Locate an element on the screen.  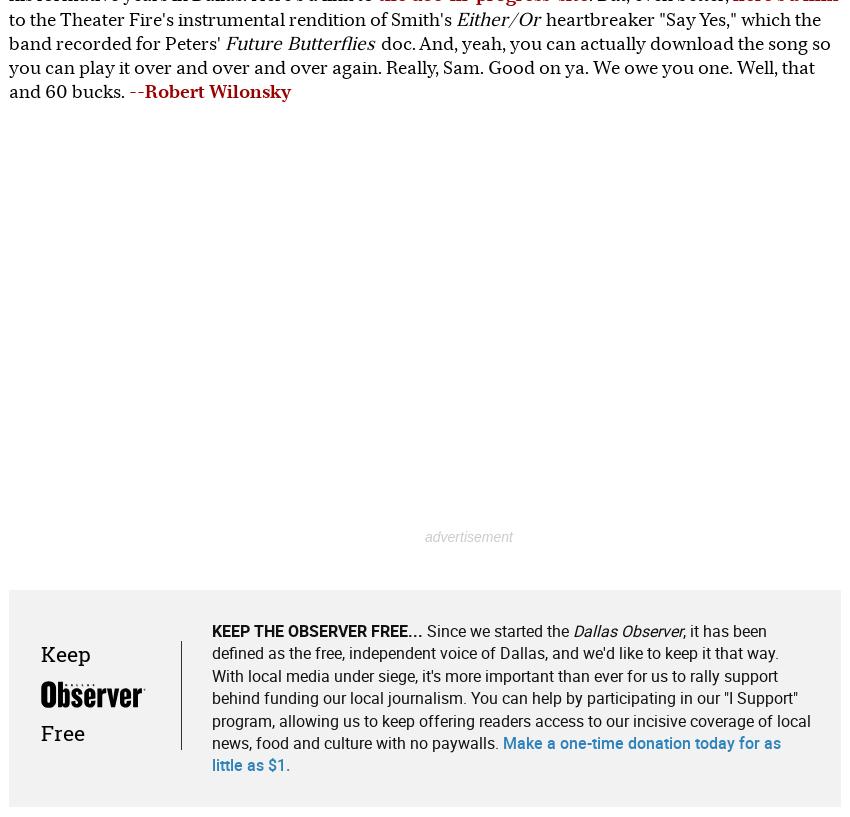
'Either/Or' is located at coordinates (498, 18).